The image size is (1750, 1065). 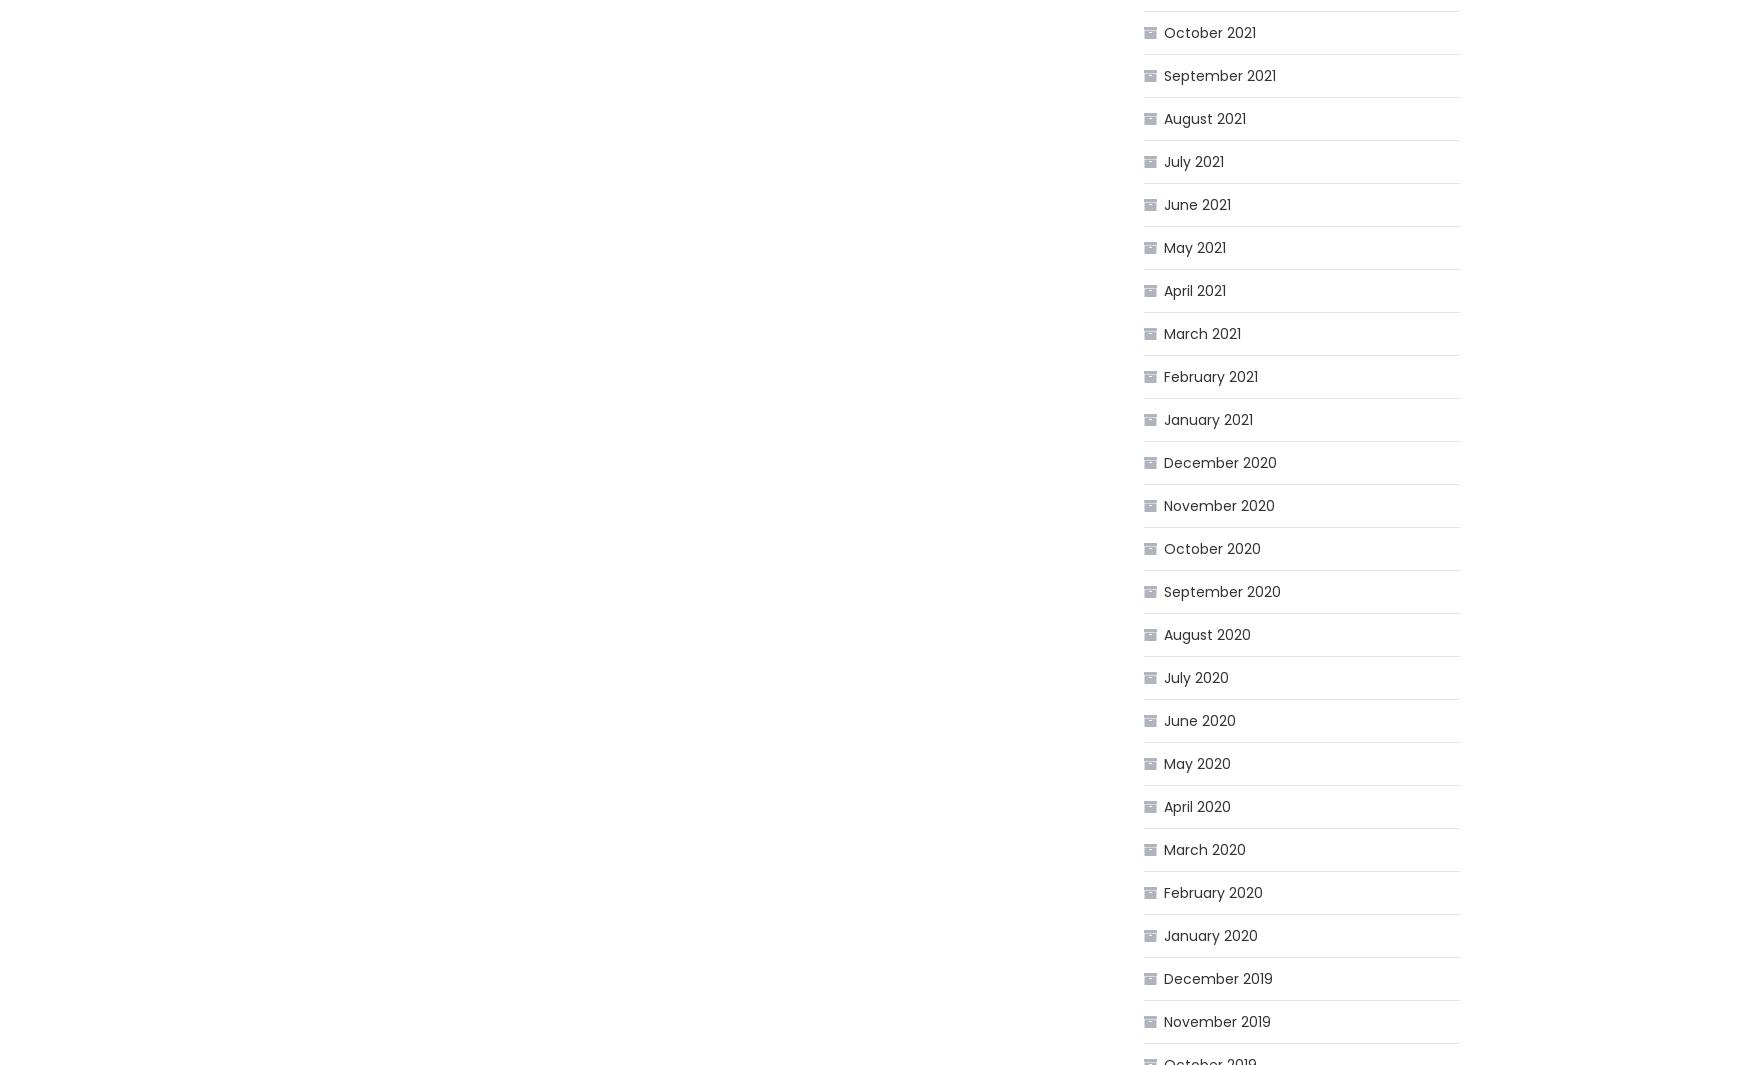 I want to click on 'October 2020', so click(x=1212, y=549).